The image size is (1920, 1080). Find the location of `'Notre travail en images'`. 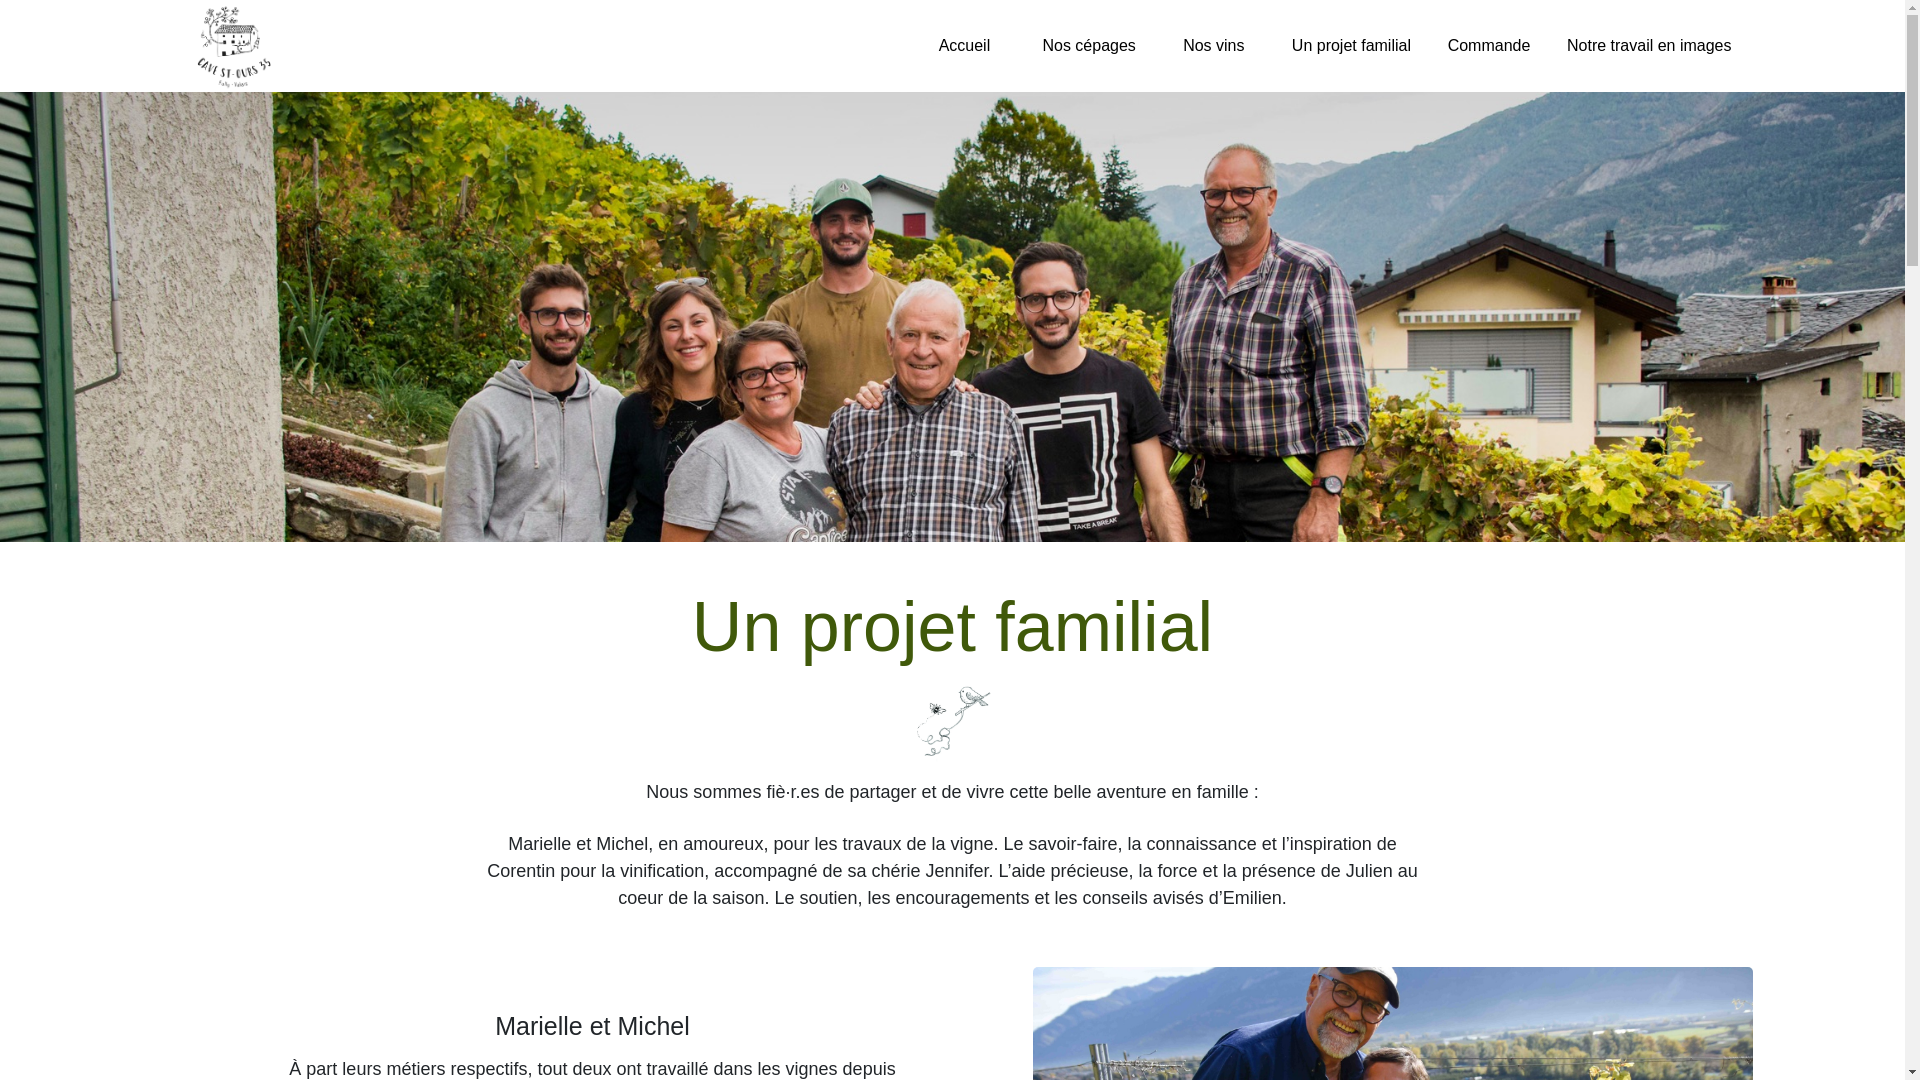

'Notre travail en images' is located at coordinates (1649, 45).